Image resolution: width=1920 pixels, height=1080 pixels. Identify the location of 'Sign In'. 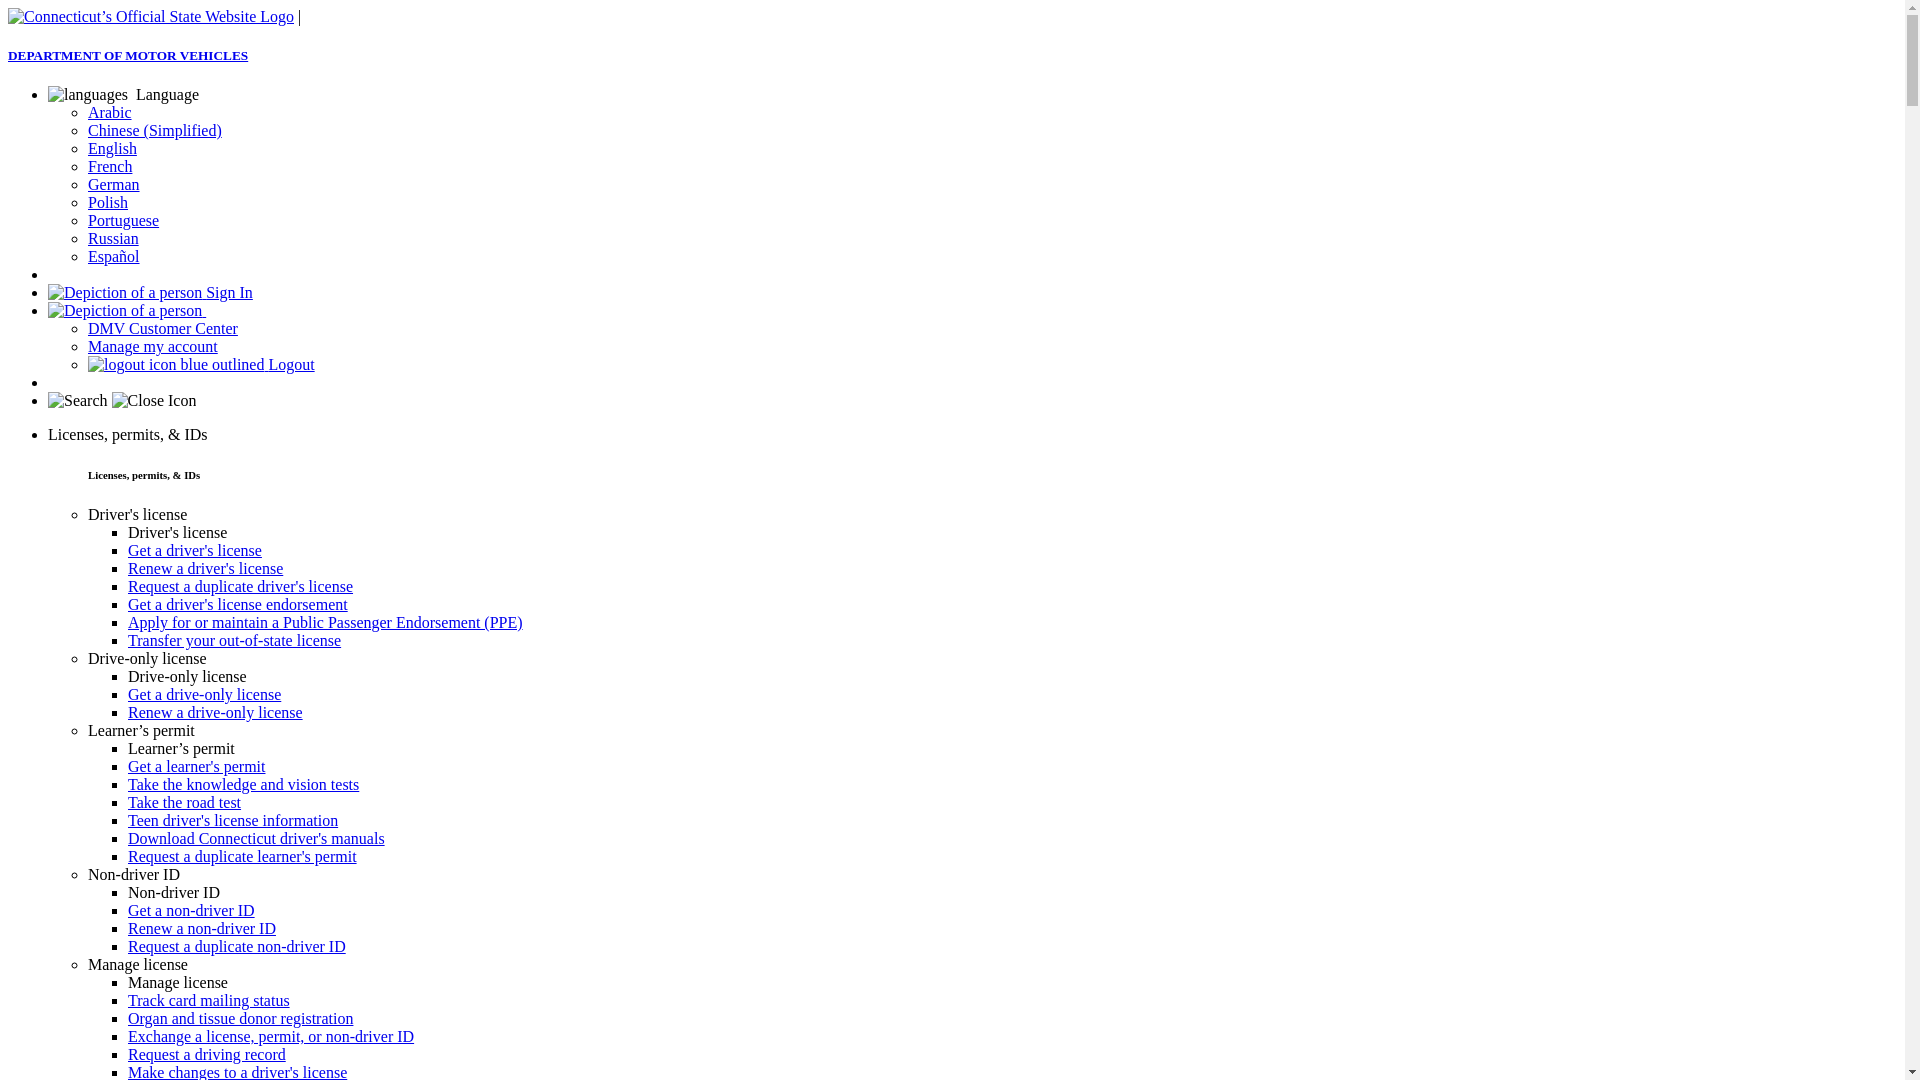
(149, 292).